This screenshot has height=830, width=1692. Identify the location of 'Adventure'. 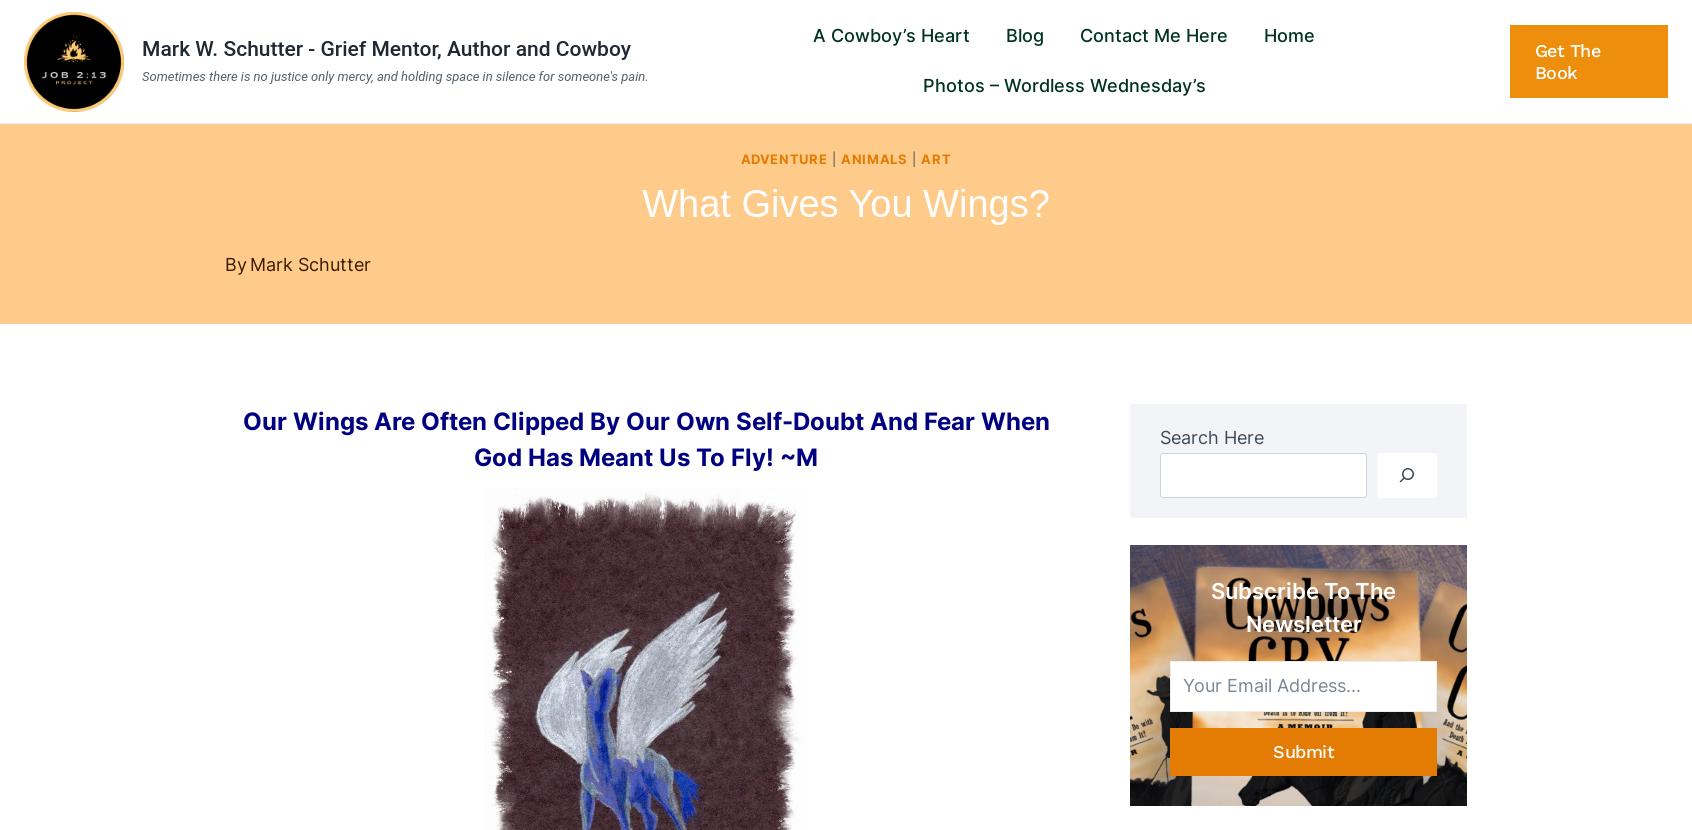
(783, 157).